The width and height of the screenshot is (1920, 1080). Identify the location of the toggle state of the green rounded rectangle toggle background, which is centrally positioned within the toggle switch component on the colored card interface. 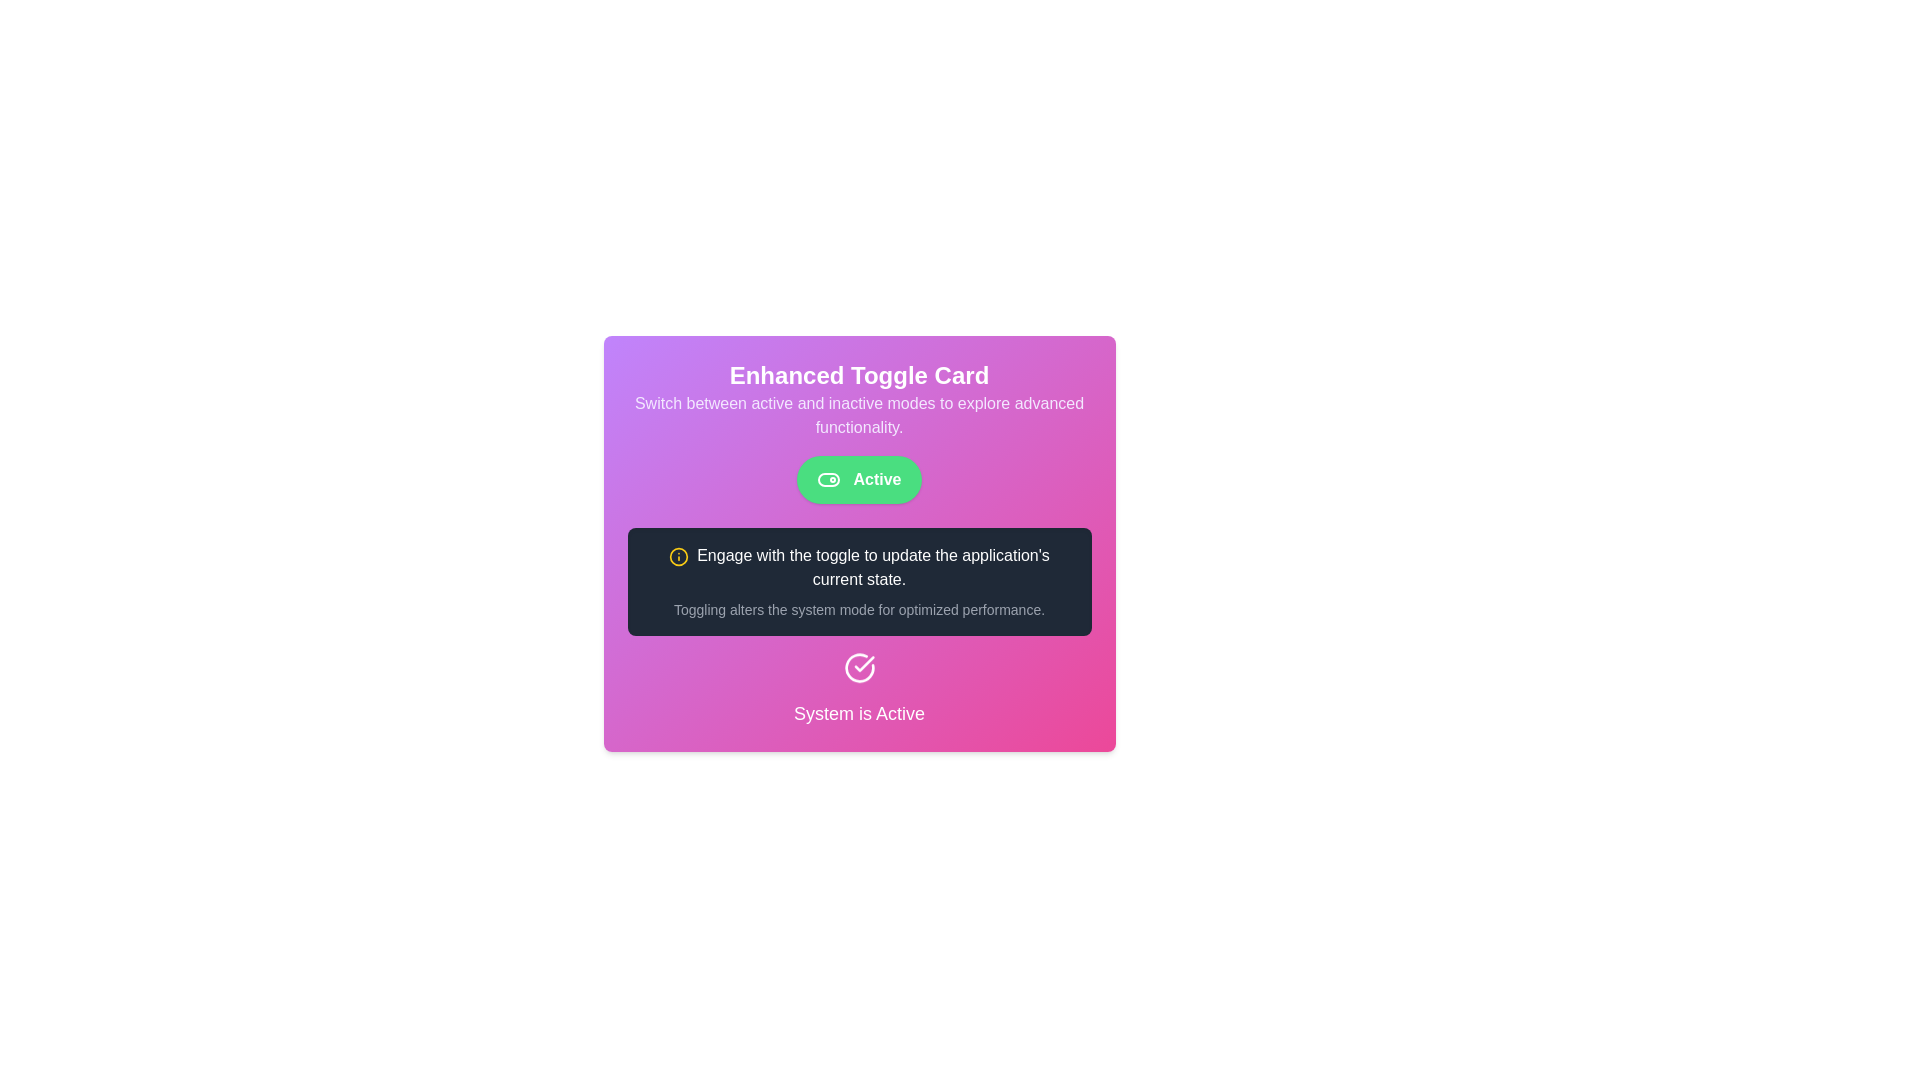
(829, 479).